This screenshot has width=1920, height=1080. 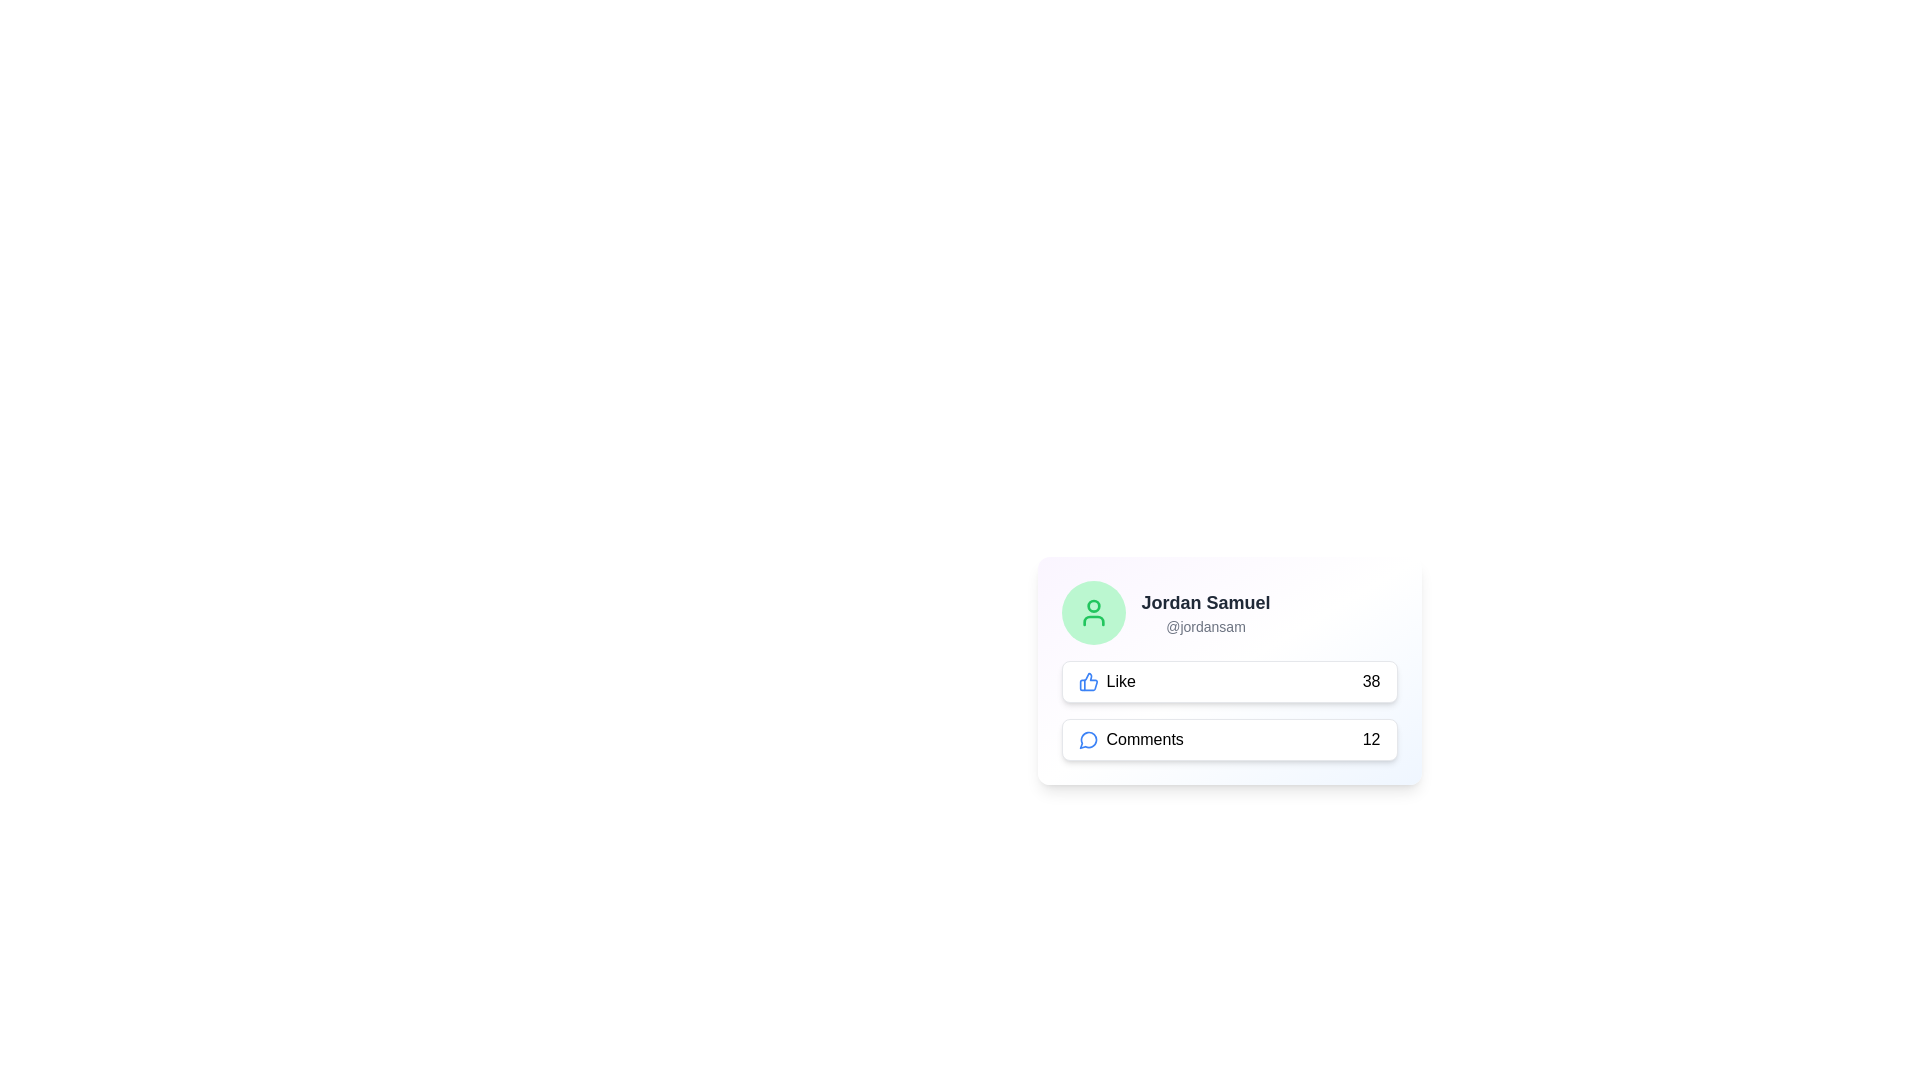 I want to click on the Profile Header which features a rounded green icon and text displaying 'Jordan Samuel' and '@jordansam', so click(x=1228, y=612).